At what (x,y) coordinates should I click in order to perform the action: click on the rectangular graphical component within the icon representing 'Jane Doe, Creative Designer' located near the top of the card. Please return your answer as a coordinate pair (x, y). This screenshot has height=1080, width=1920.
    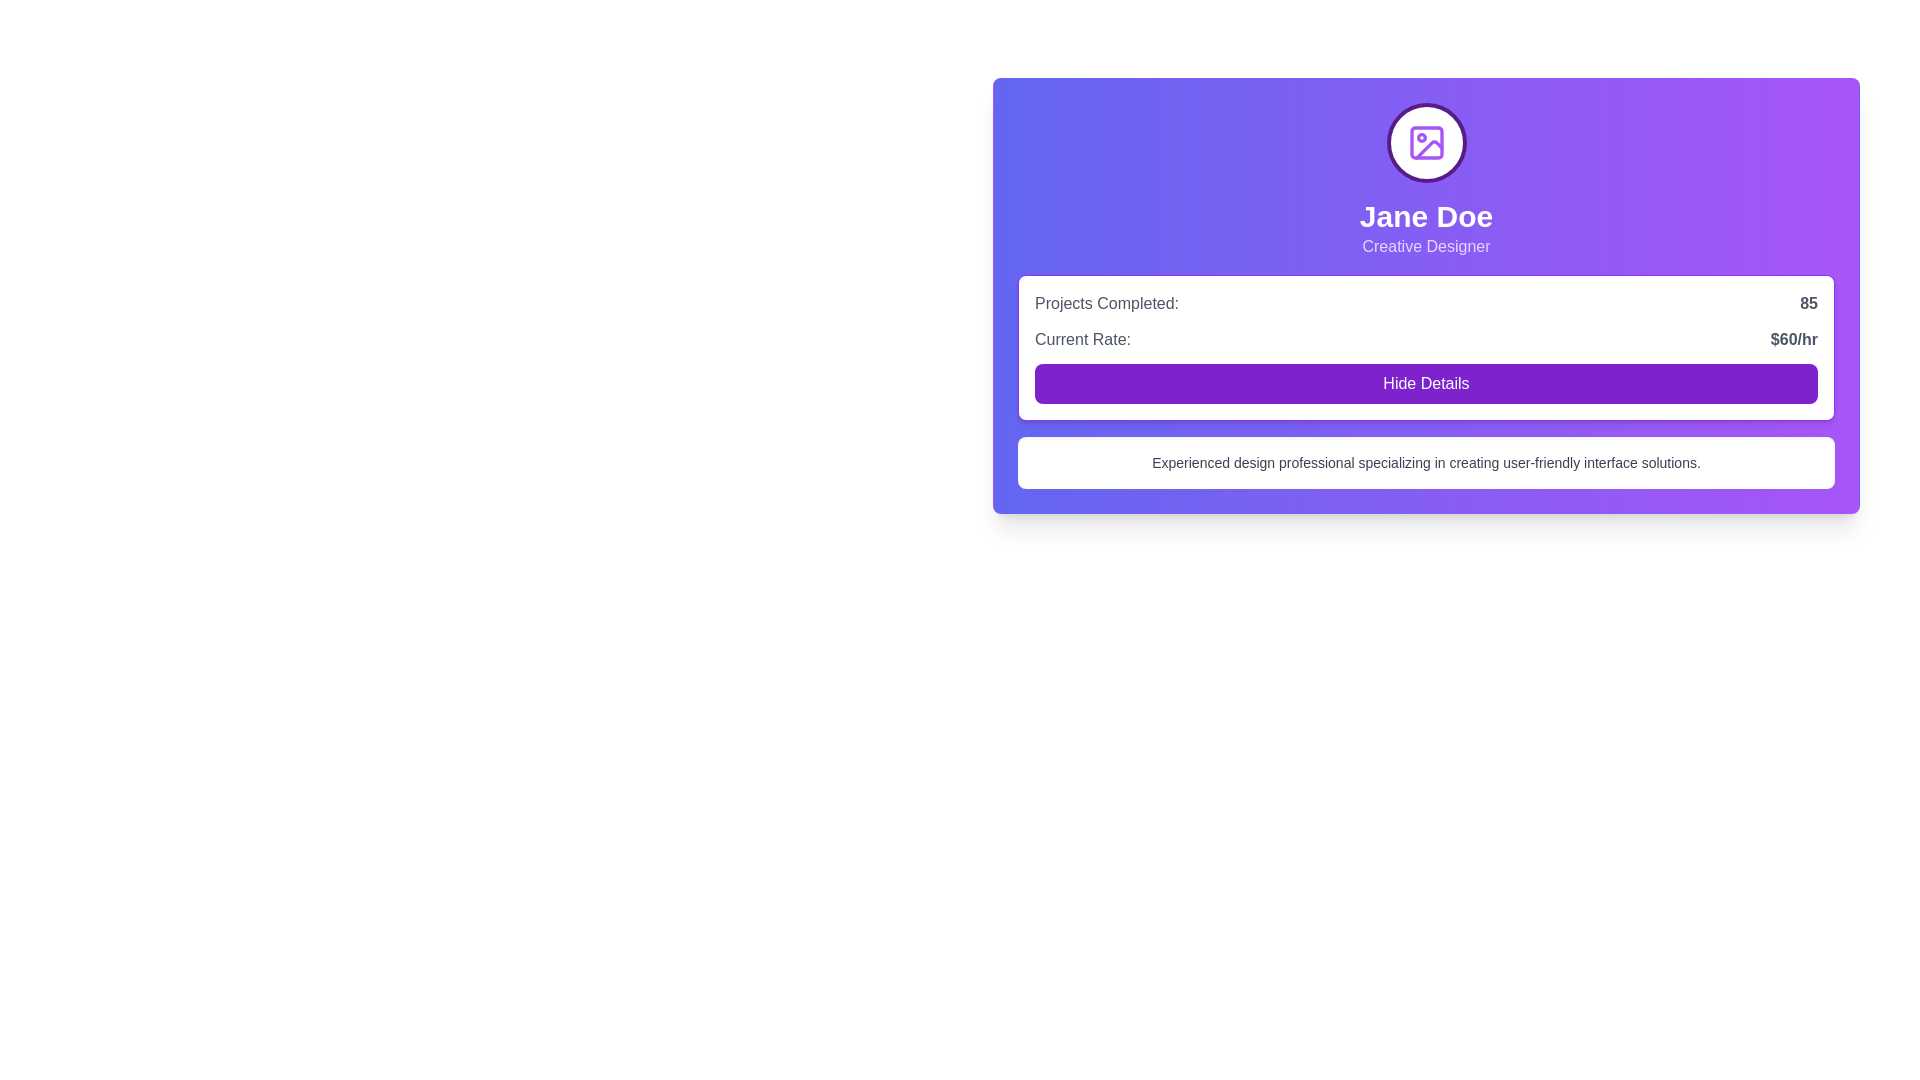
    Looking at the image, I should click on (1425, 141).